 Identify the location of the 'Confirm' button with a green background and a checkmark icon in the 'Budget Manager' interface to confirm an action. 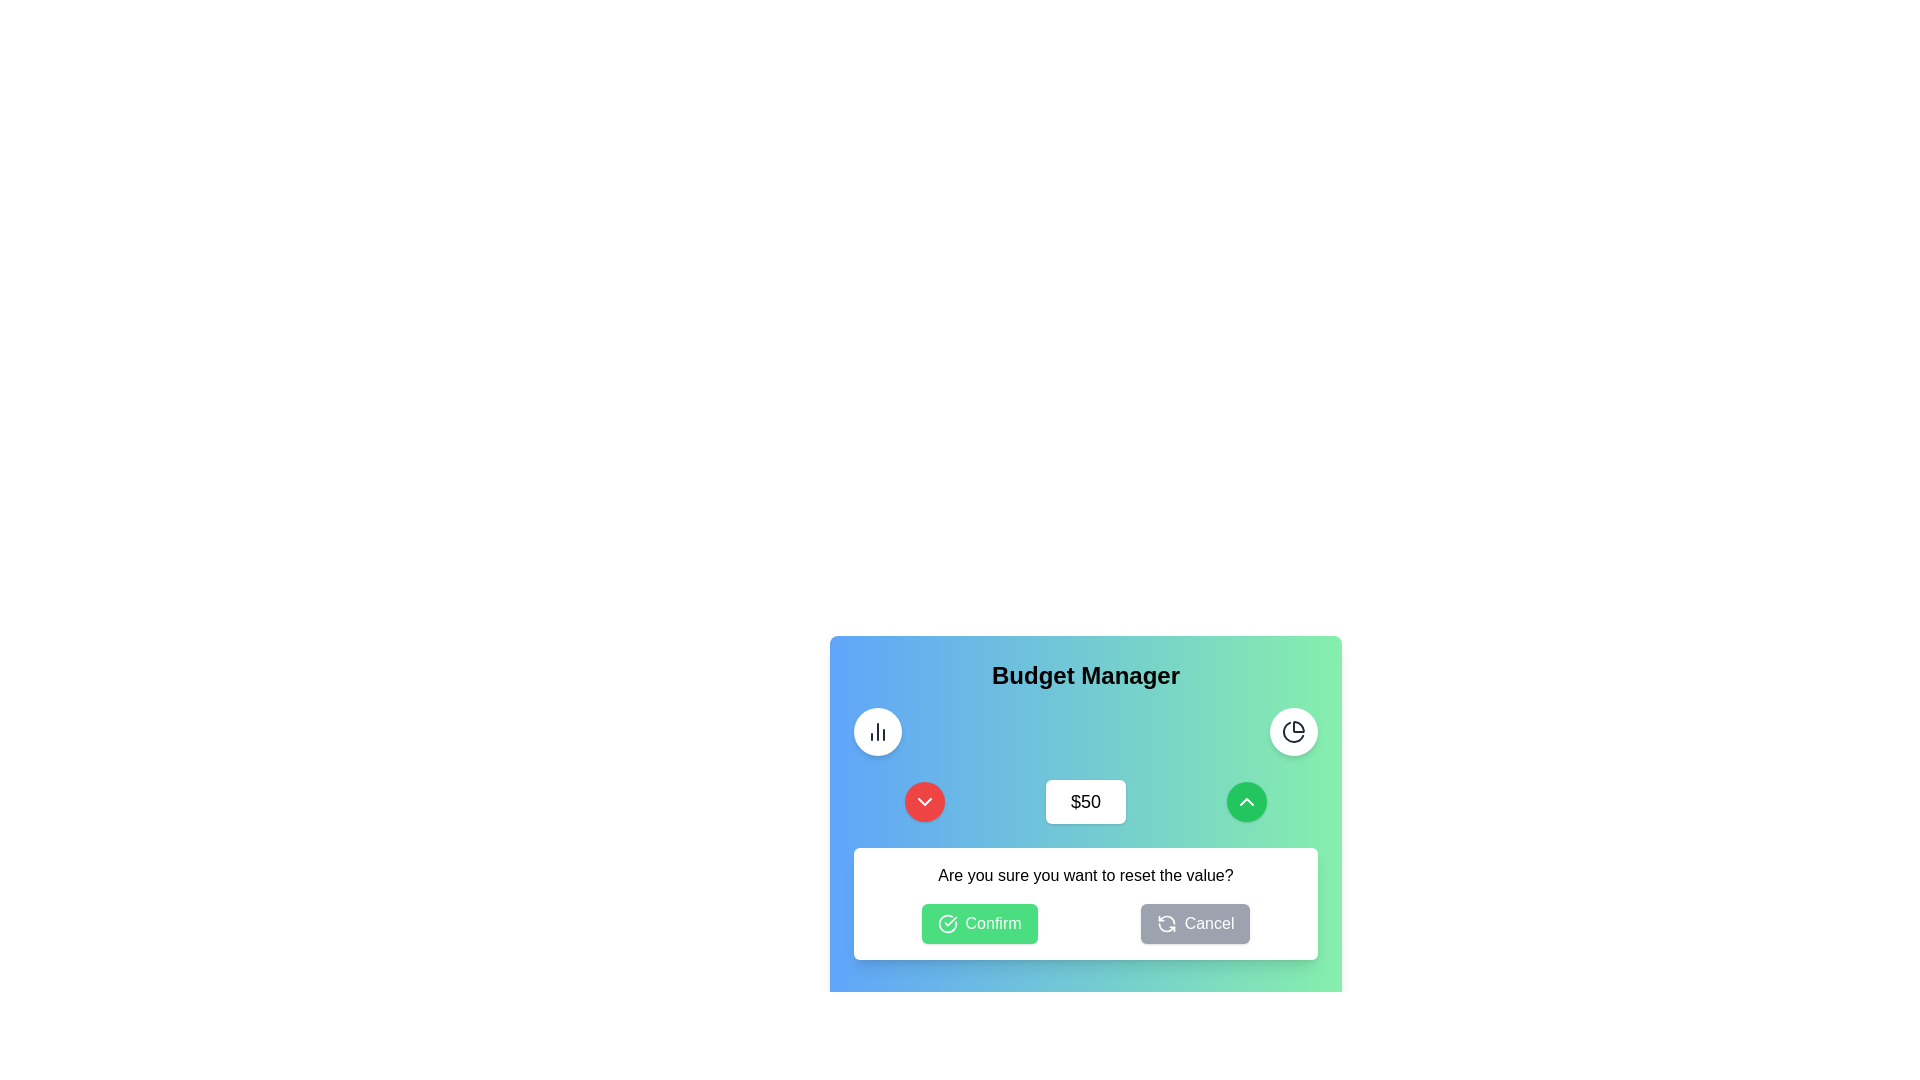
(979, 924).